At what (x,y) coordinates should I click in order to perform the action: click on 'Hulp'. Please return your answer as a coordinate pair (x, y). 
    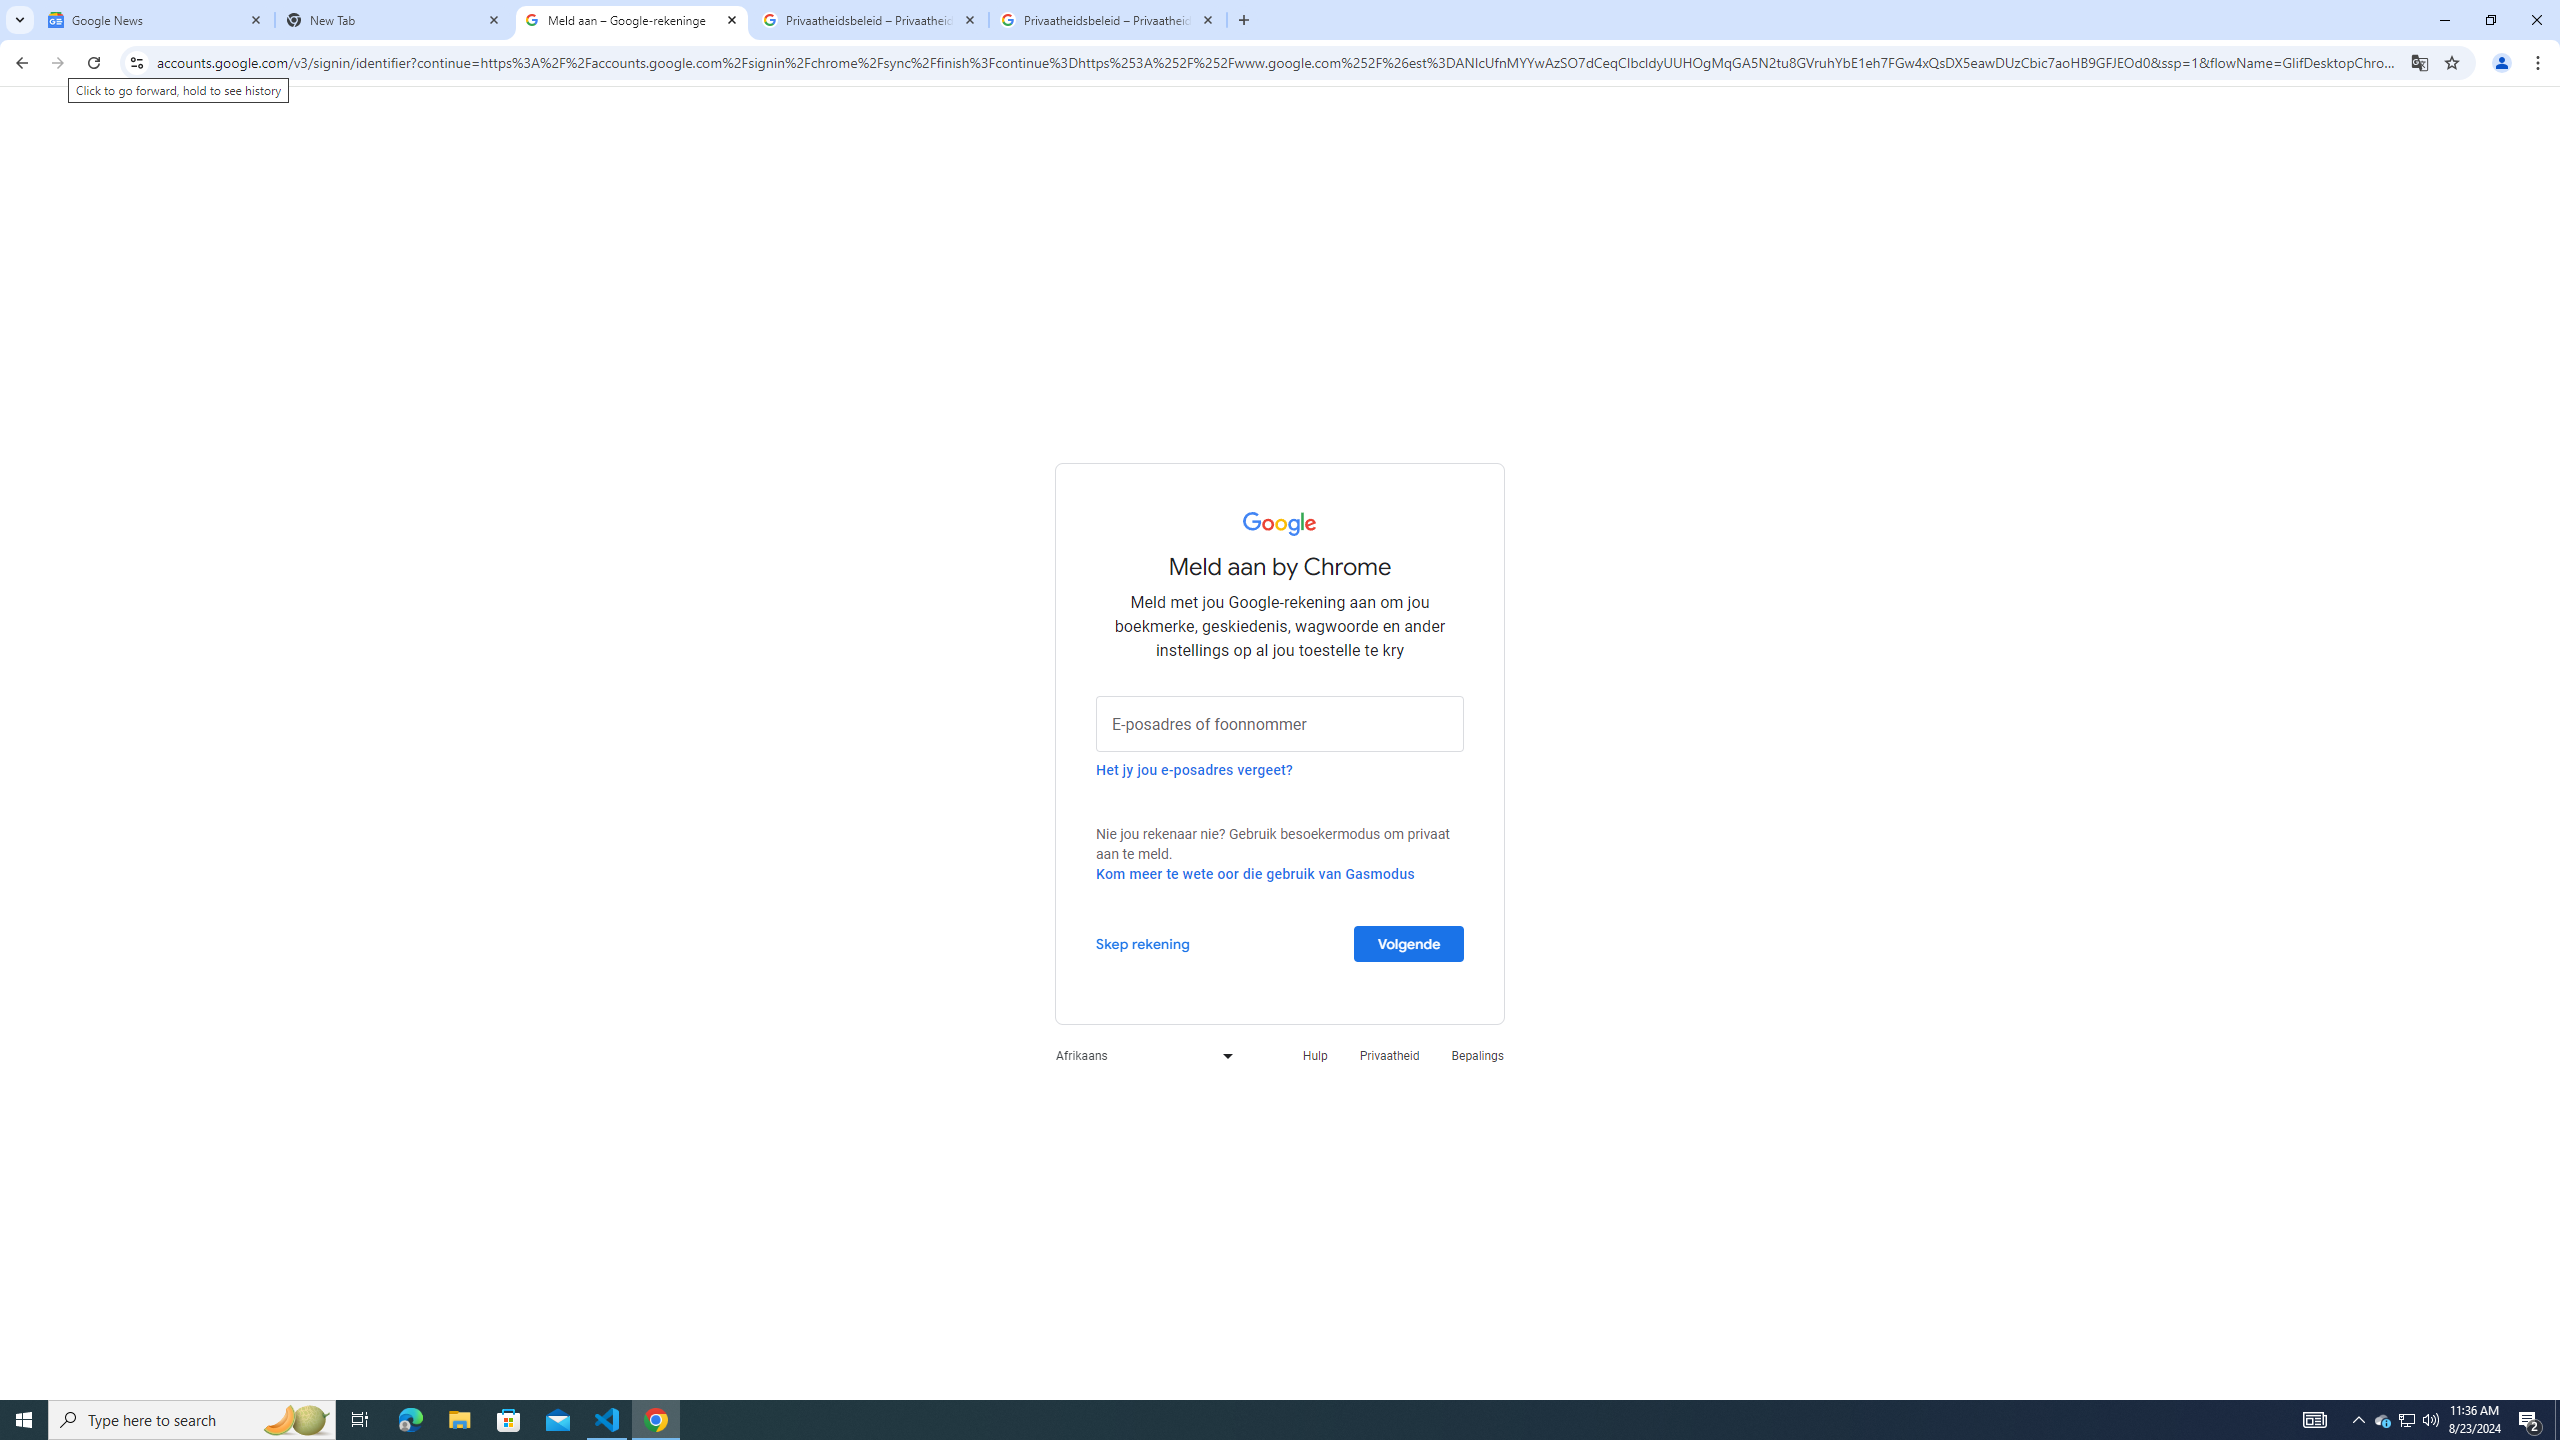
    Looking at the image, I should click on (1313, 1054).